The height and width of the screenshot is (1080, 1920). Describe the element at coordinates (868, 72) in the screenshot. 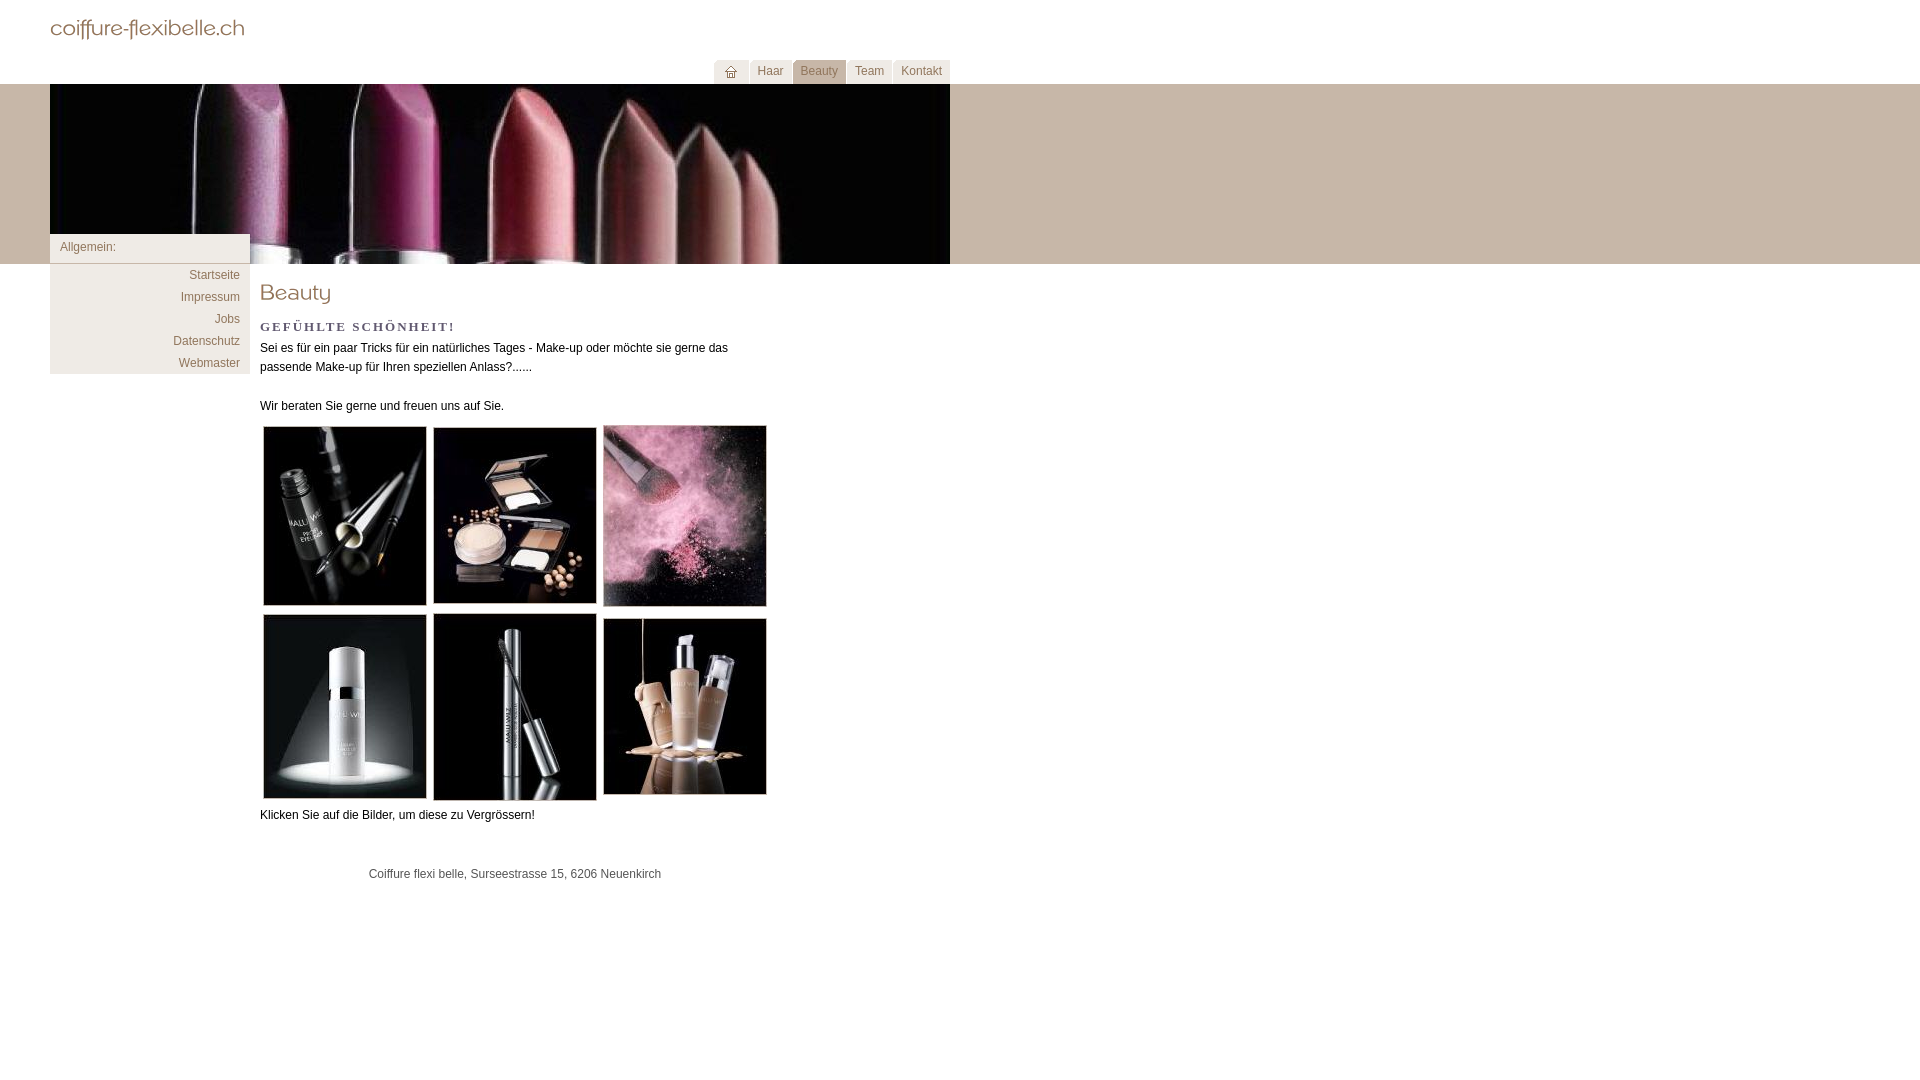

I see `'Team'` at that location.